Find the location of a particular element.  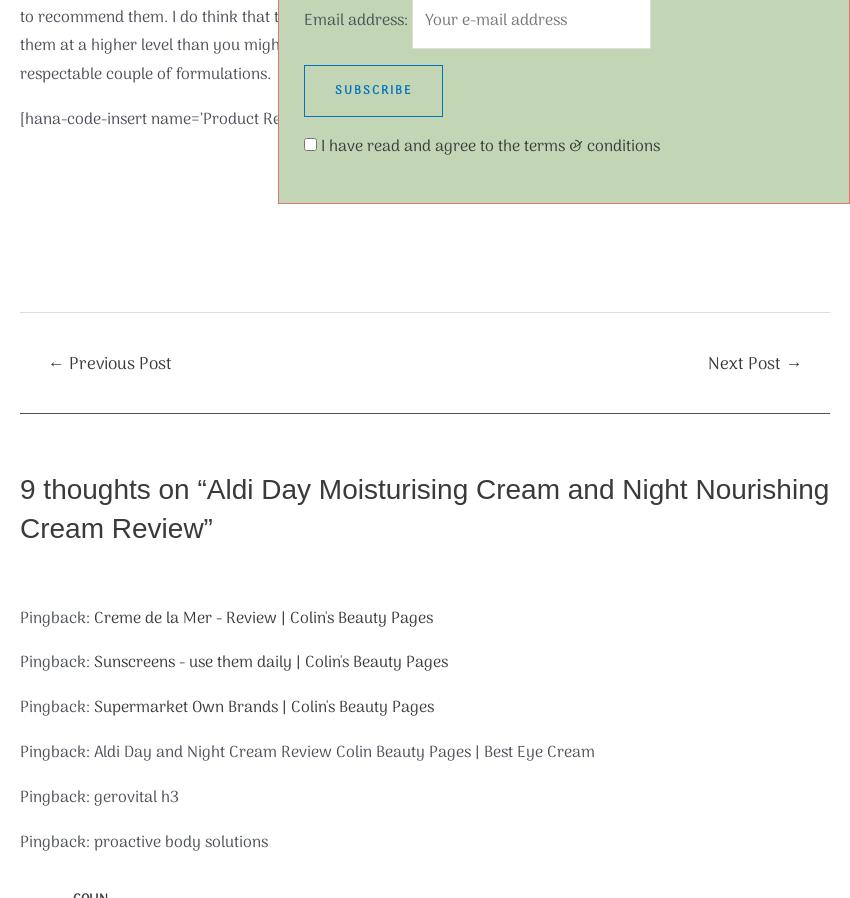

'9 thoughts on “Aldi Day Moisturising Cream and Night Nourishing Cream Review”' is located at coordinates (424, 507).